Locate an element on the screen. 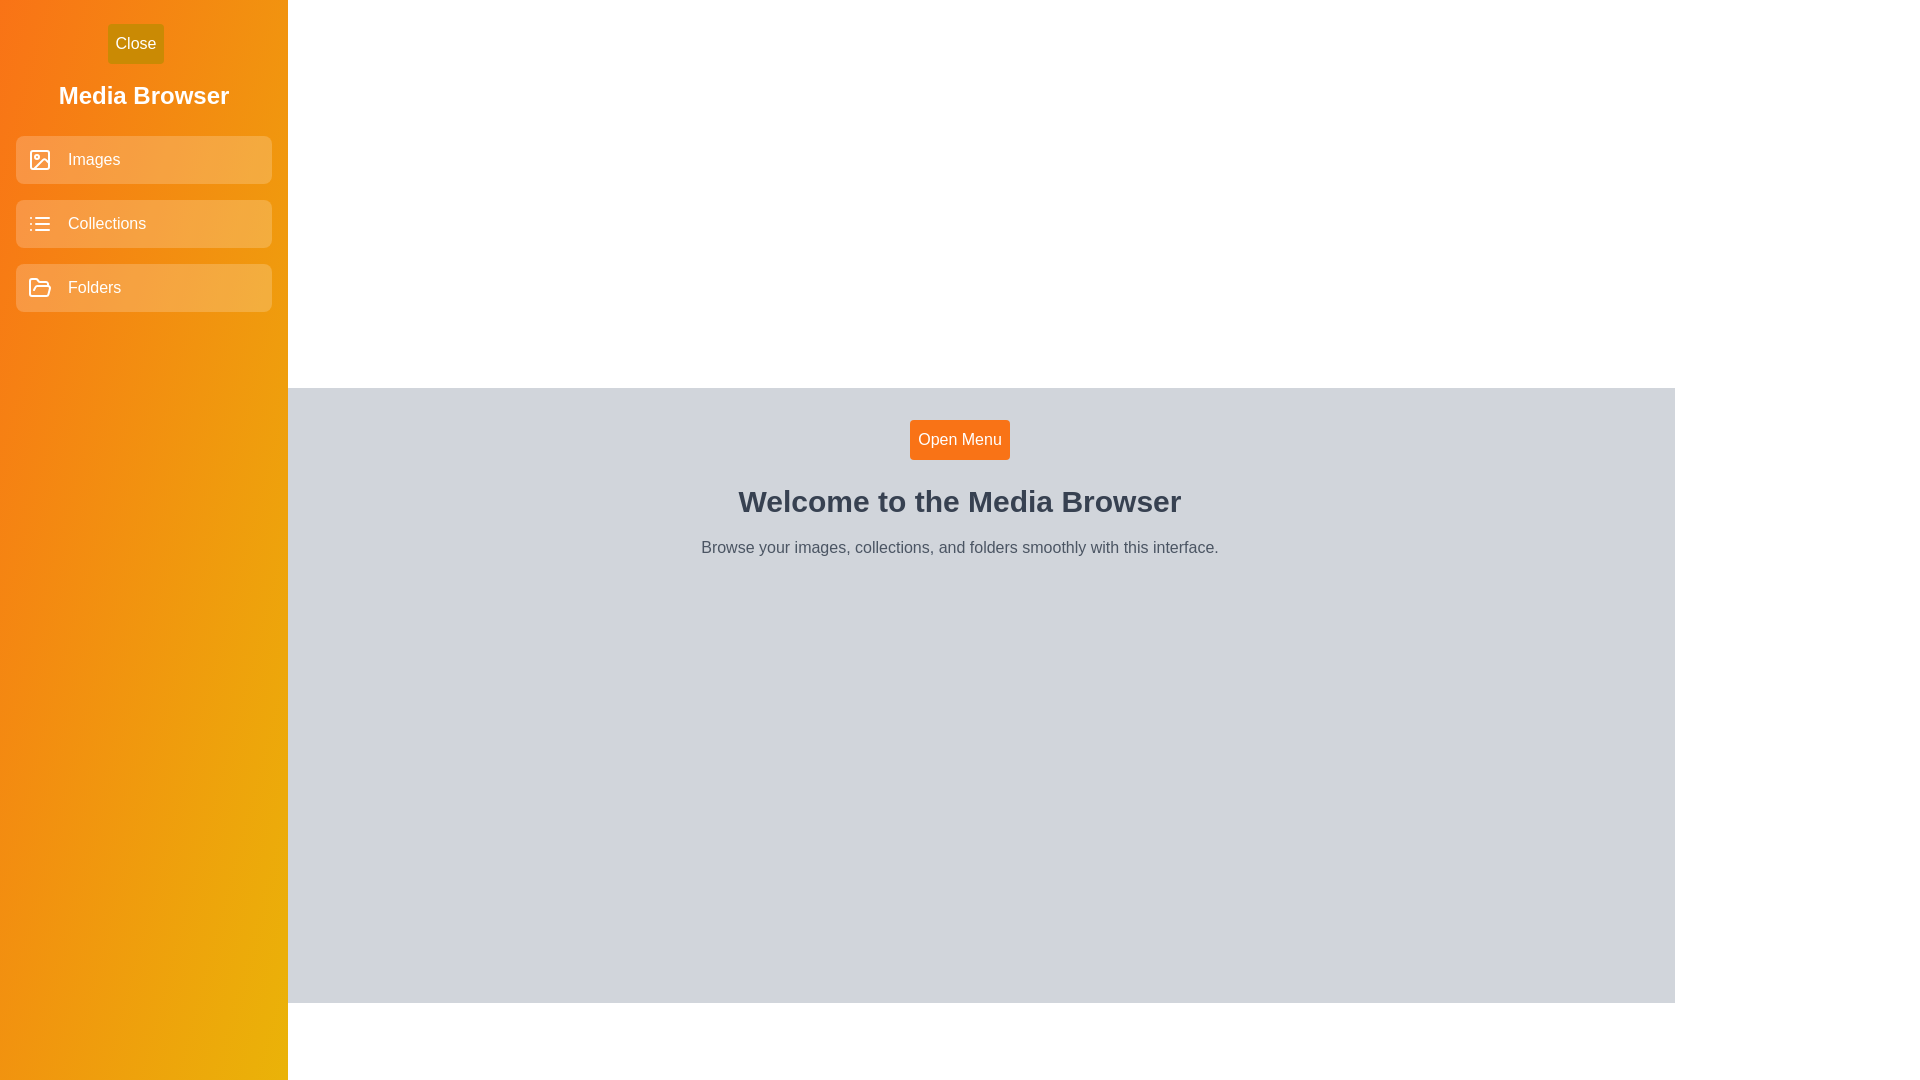 The image size is (1920, 1080). 'Close' button to toggle the sidebar visibility is located at coordinates (134, 43).